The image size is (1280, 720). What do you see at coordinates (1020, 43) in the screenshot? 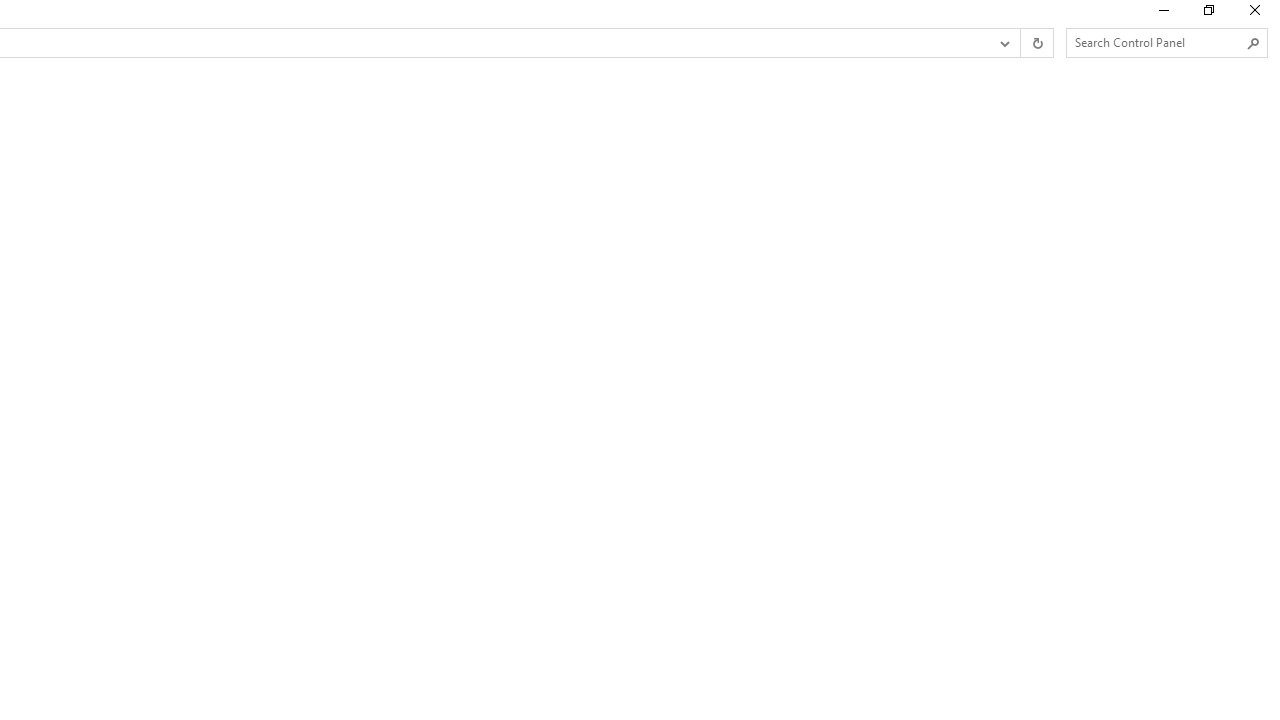
I see `'Address band toolbar'` at bounding box center [1020, 43].